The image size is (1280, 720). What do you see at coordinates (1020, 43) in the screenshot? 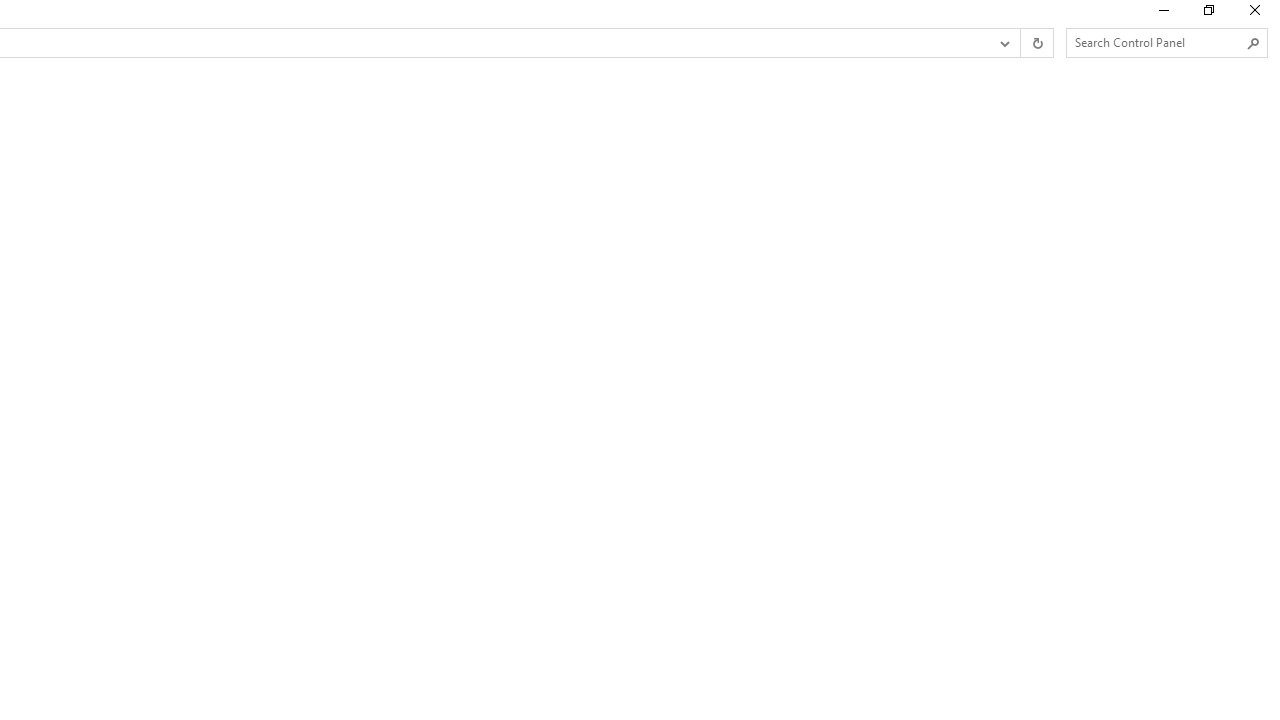
I see `'Address band toolbar'` at bounding box center [1020, 43].